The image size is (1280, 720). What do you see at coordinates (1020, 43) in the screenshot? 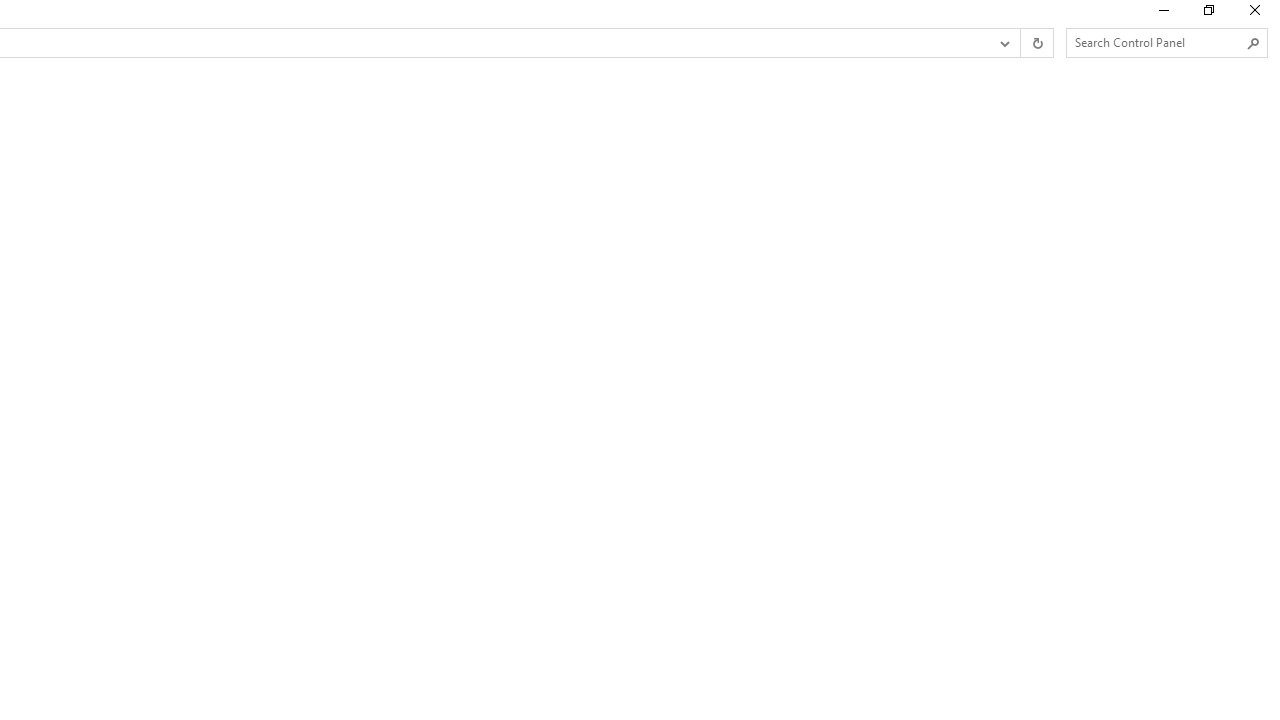
I see `'Address band toolbar'` at bounding box center [1020, 43].